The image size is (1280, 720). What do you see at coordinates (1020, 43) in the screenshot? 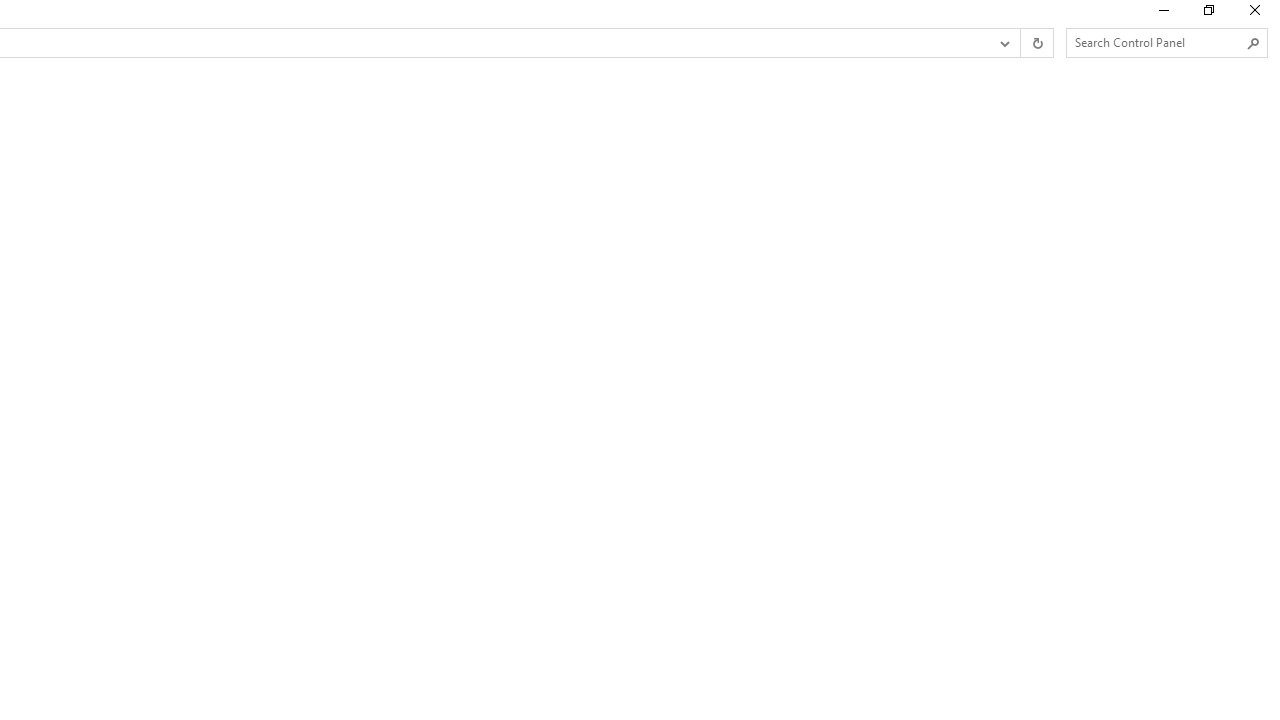
I see `'Address band toolbar'` at bounding box center [1020, 43].